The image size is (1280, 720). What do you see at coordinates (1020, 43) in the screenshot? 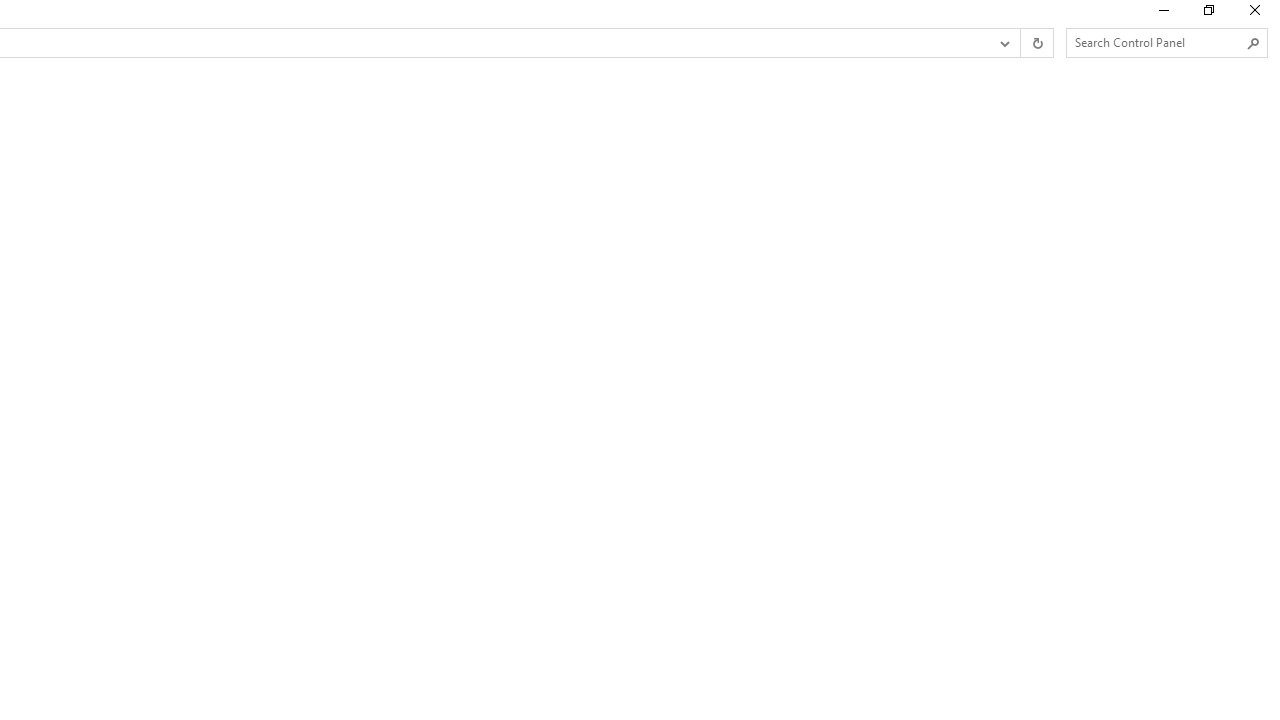
I see `'Address band toolbar'` at bounding box center [1020, 43].